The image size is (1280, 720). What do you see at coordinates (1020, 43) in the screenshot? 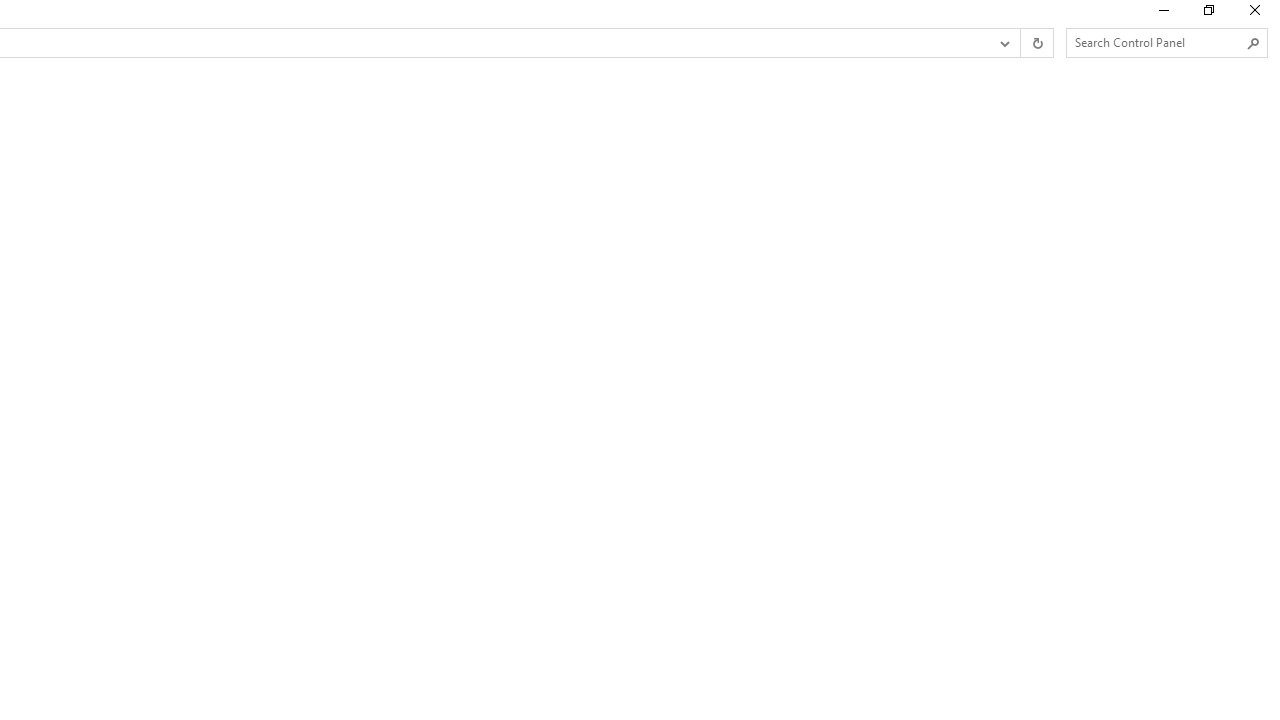
I see `'Address band toolbar'` at bounding box center [1020, 43].